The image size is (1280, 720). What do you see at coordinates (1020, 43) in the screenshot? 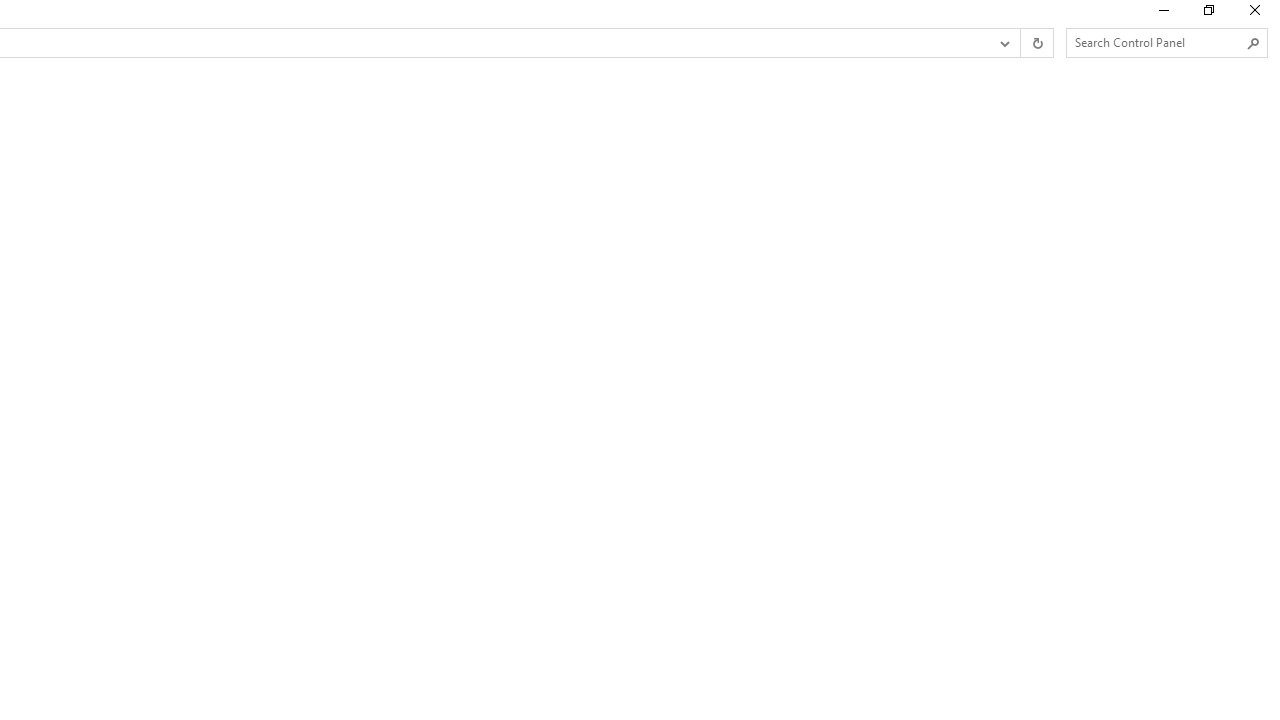
I see `'Address band toolbar'` at bounding box center [1020, 43].